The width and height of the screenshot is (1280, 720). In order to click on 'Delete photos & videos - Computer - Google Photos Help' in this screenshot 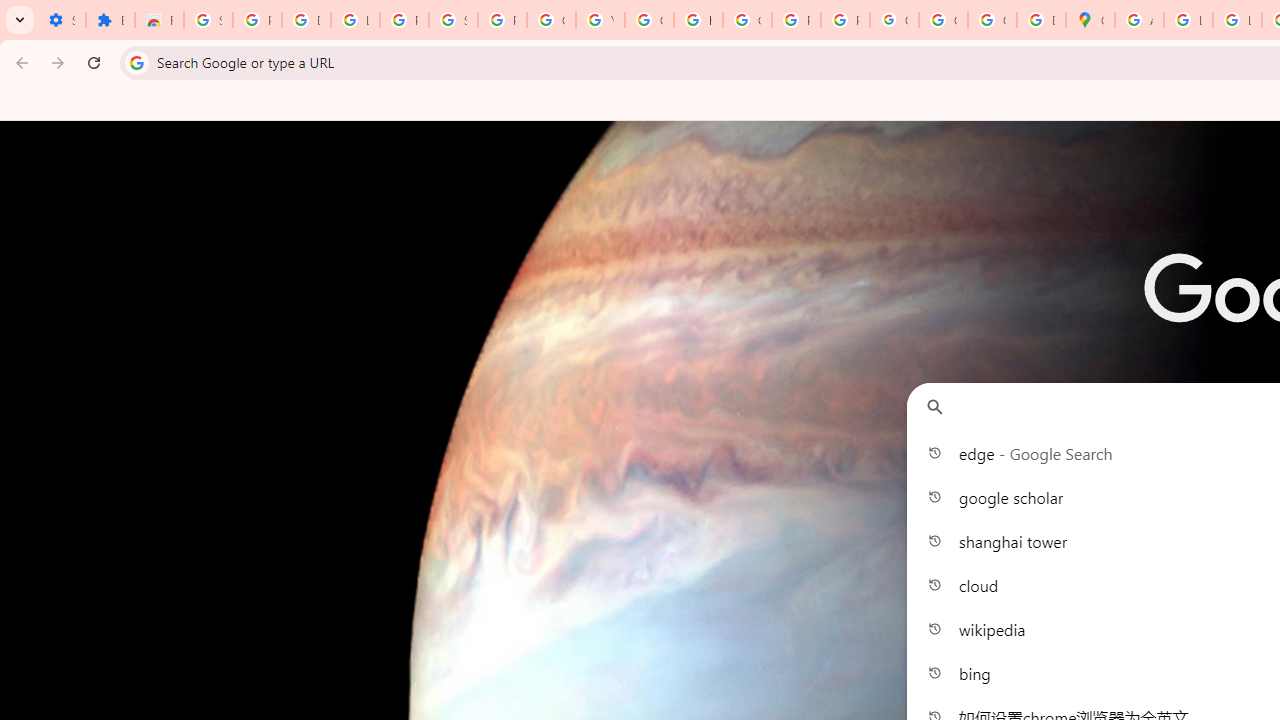, I will do `click(305, 20)`.